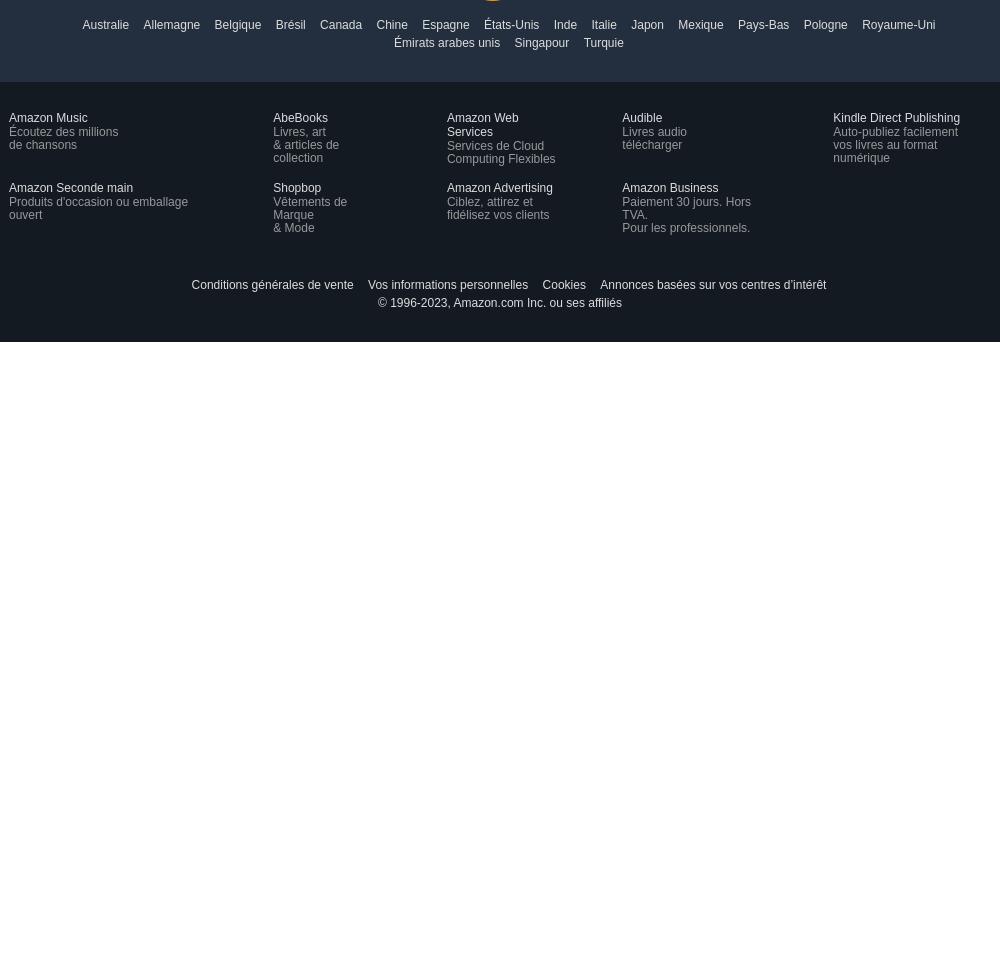 The width and height of the screenshot is (1000, 954). What do you see at coordinates (647, 23) in the screenshot?
I see `'Japon'` at bounding box center [647, 23].